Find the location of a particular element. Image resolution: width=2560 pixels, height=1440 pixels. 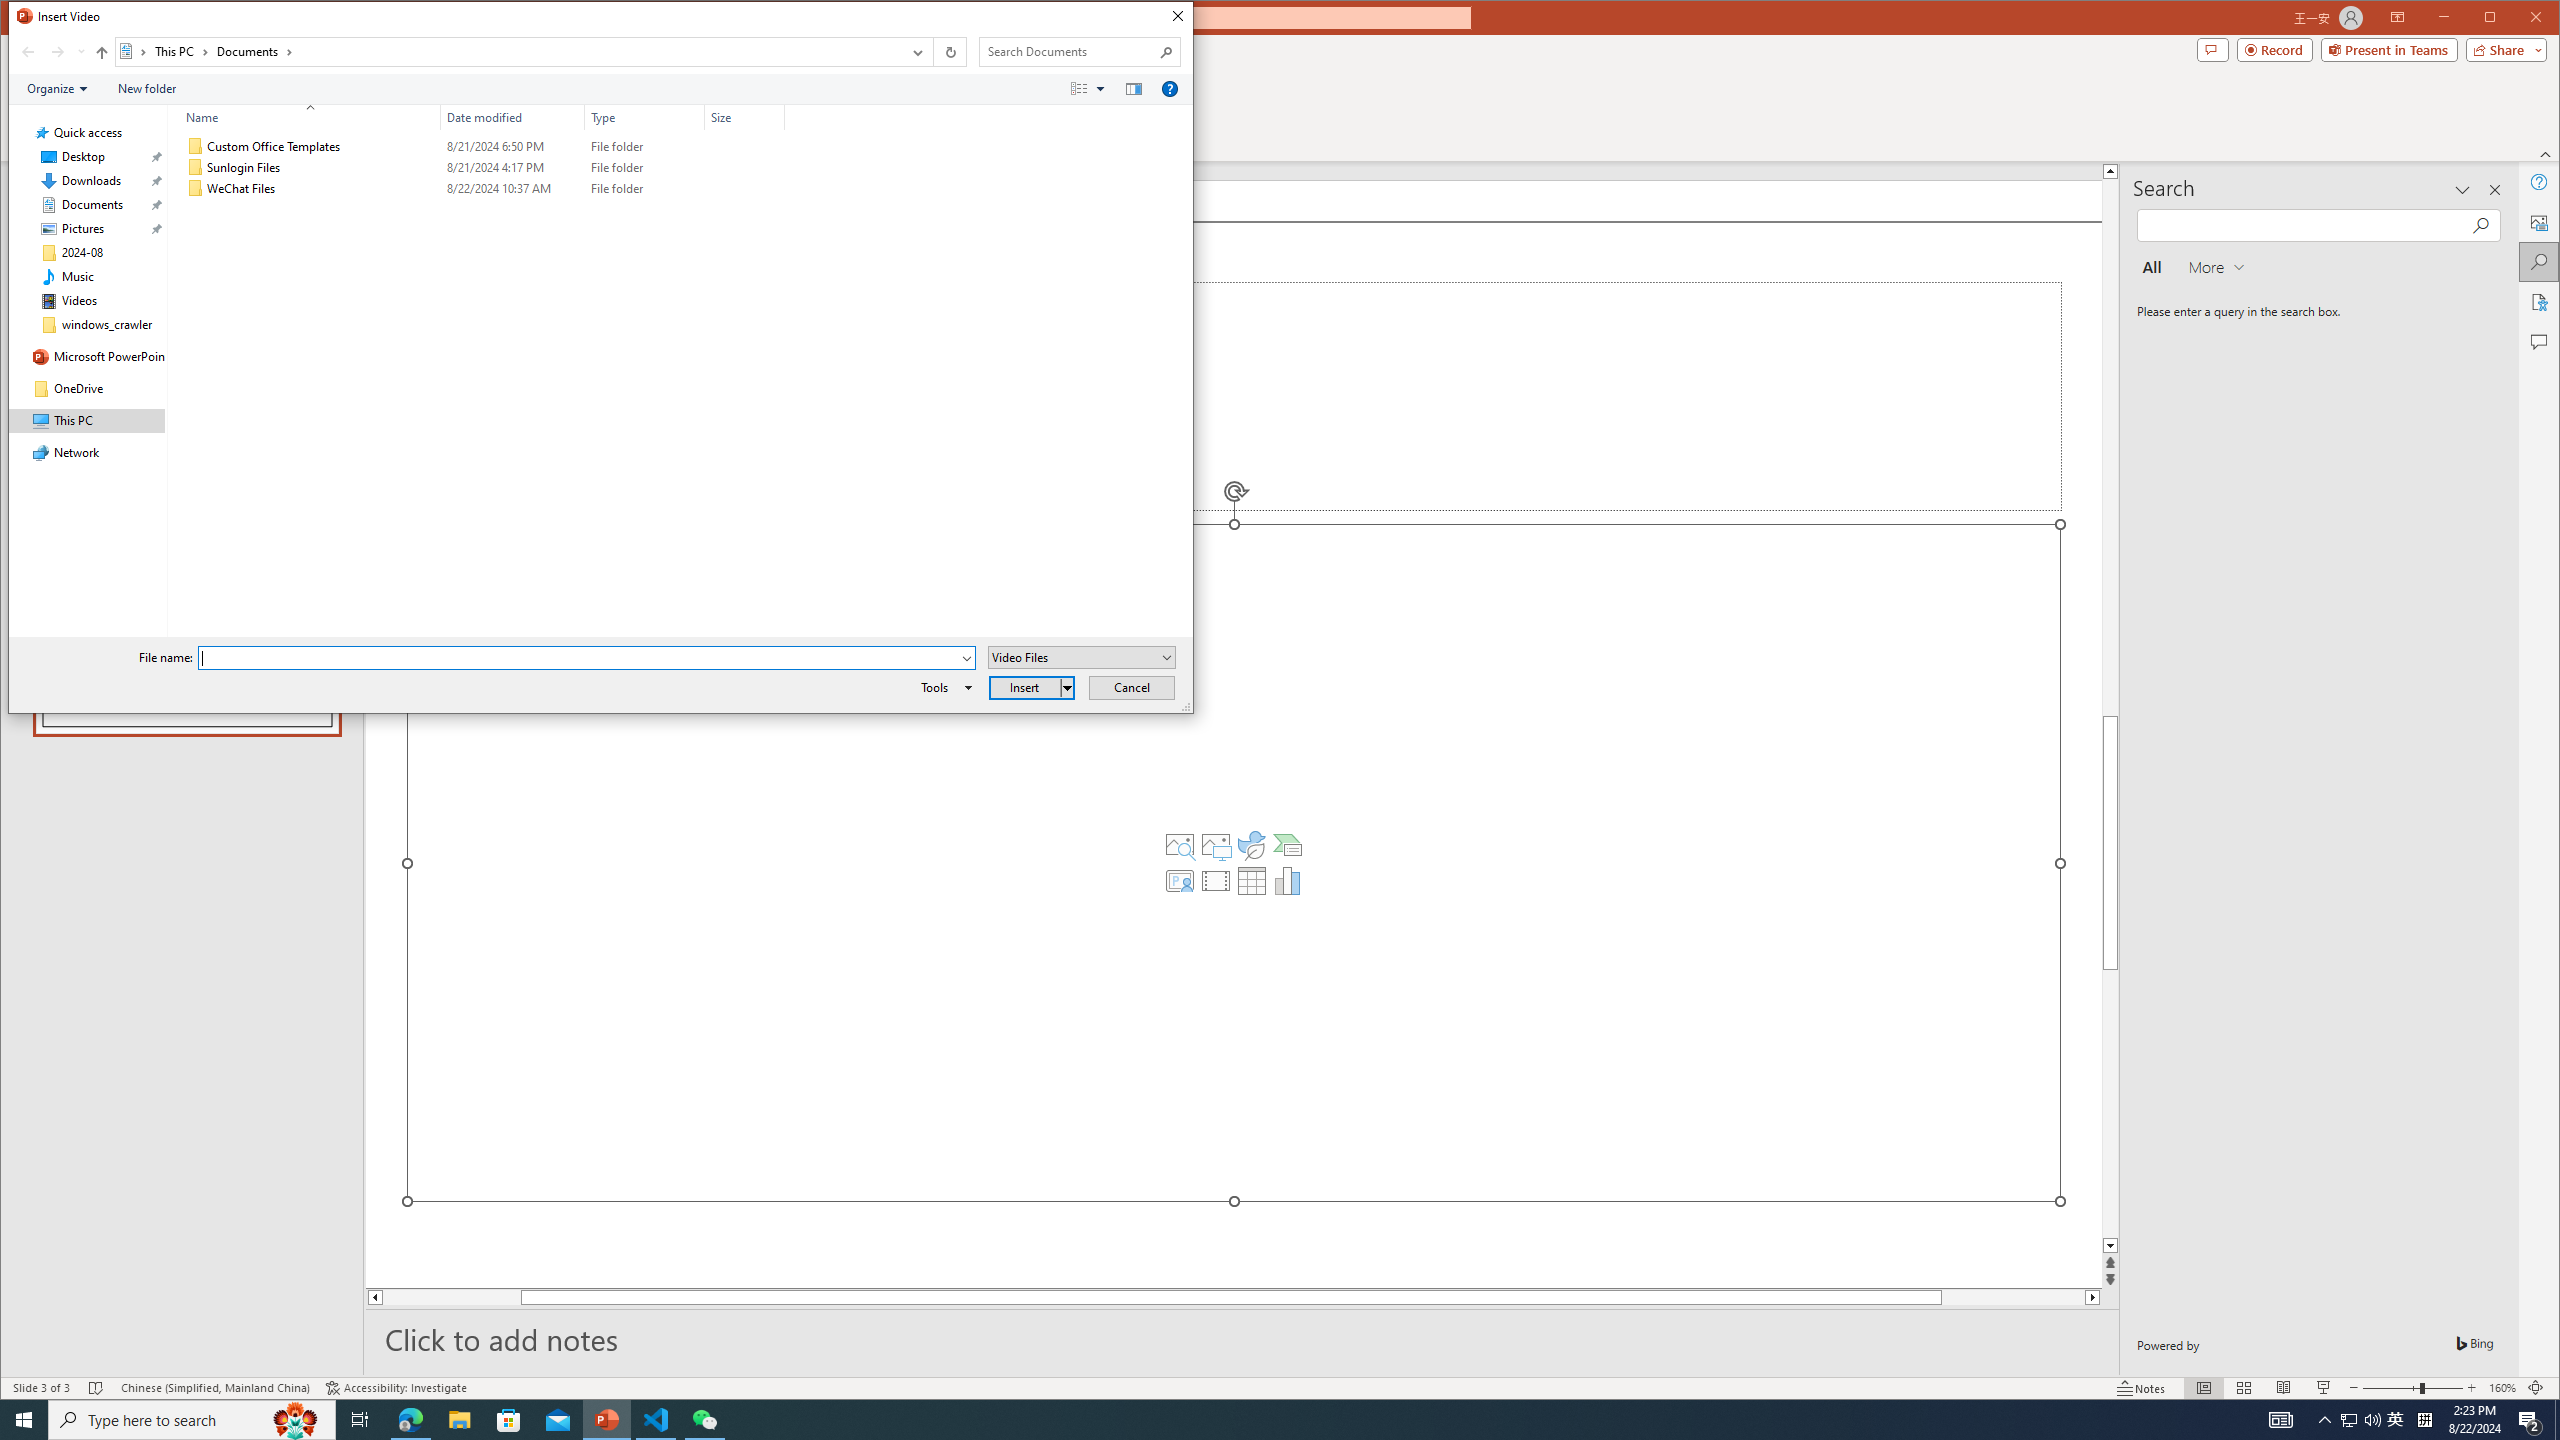

'Type' is located at coordinates (644, 116).